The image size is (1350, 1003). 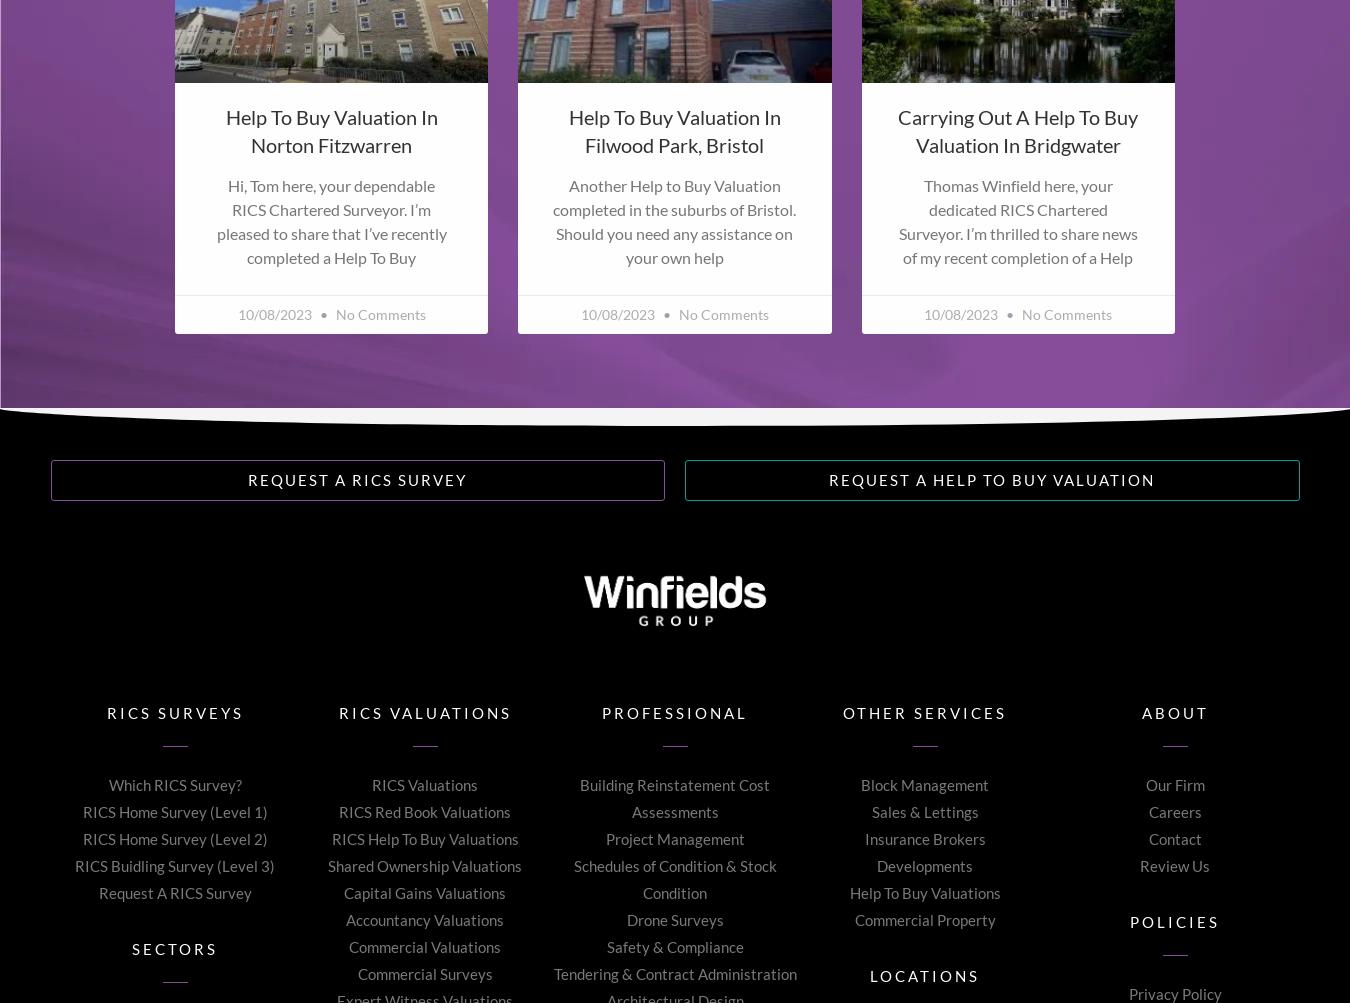 I want to click on 'Review Us', so click(x=1174, y=865).